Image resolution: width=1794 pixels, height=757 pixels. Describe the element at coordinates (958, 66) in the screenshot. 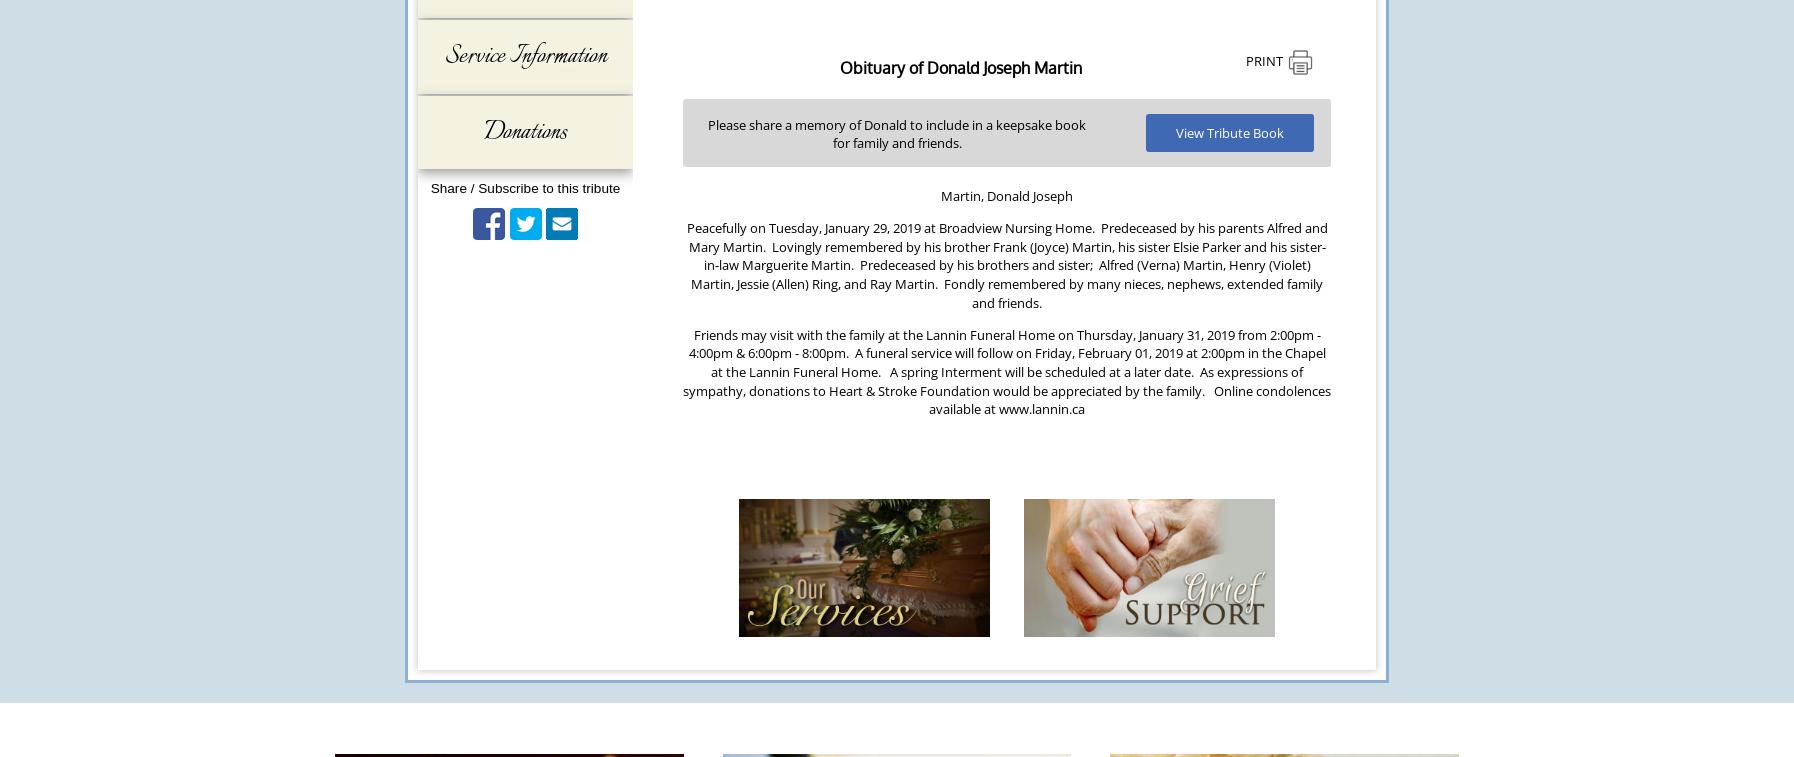

I see `'Obituary of Donald Joseph Martin'` at that location.